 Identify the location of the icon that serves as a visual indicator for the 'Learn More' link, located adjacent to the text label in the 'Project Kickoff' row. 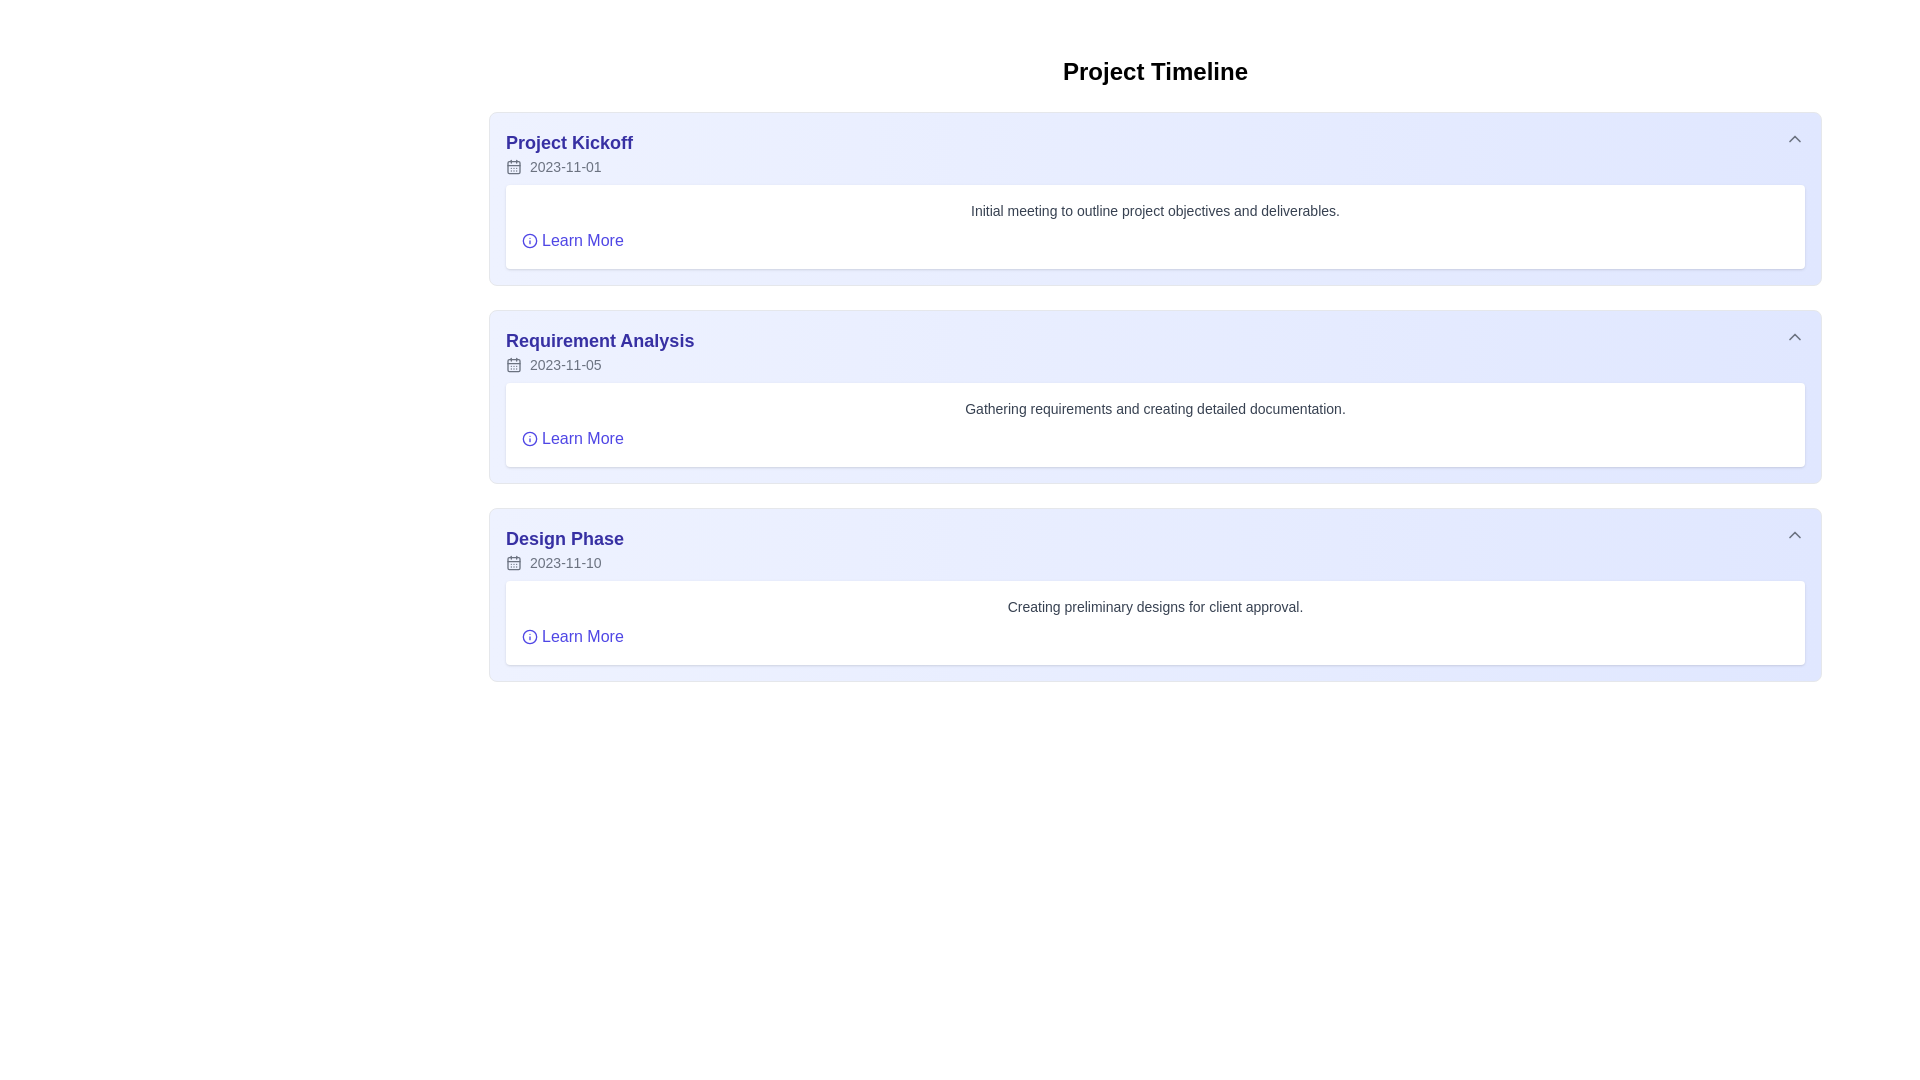
(529, 239).